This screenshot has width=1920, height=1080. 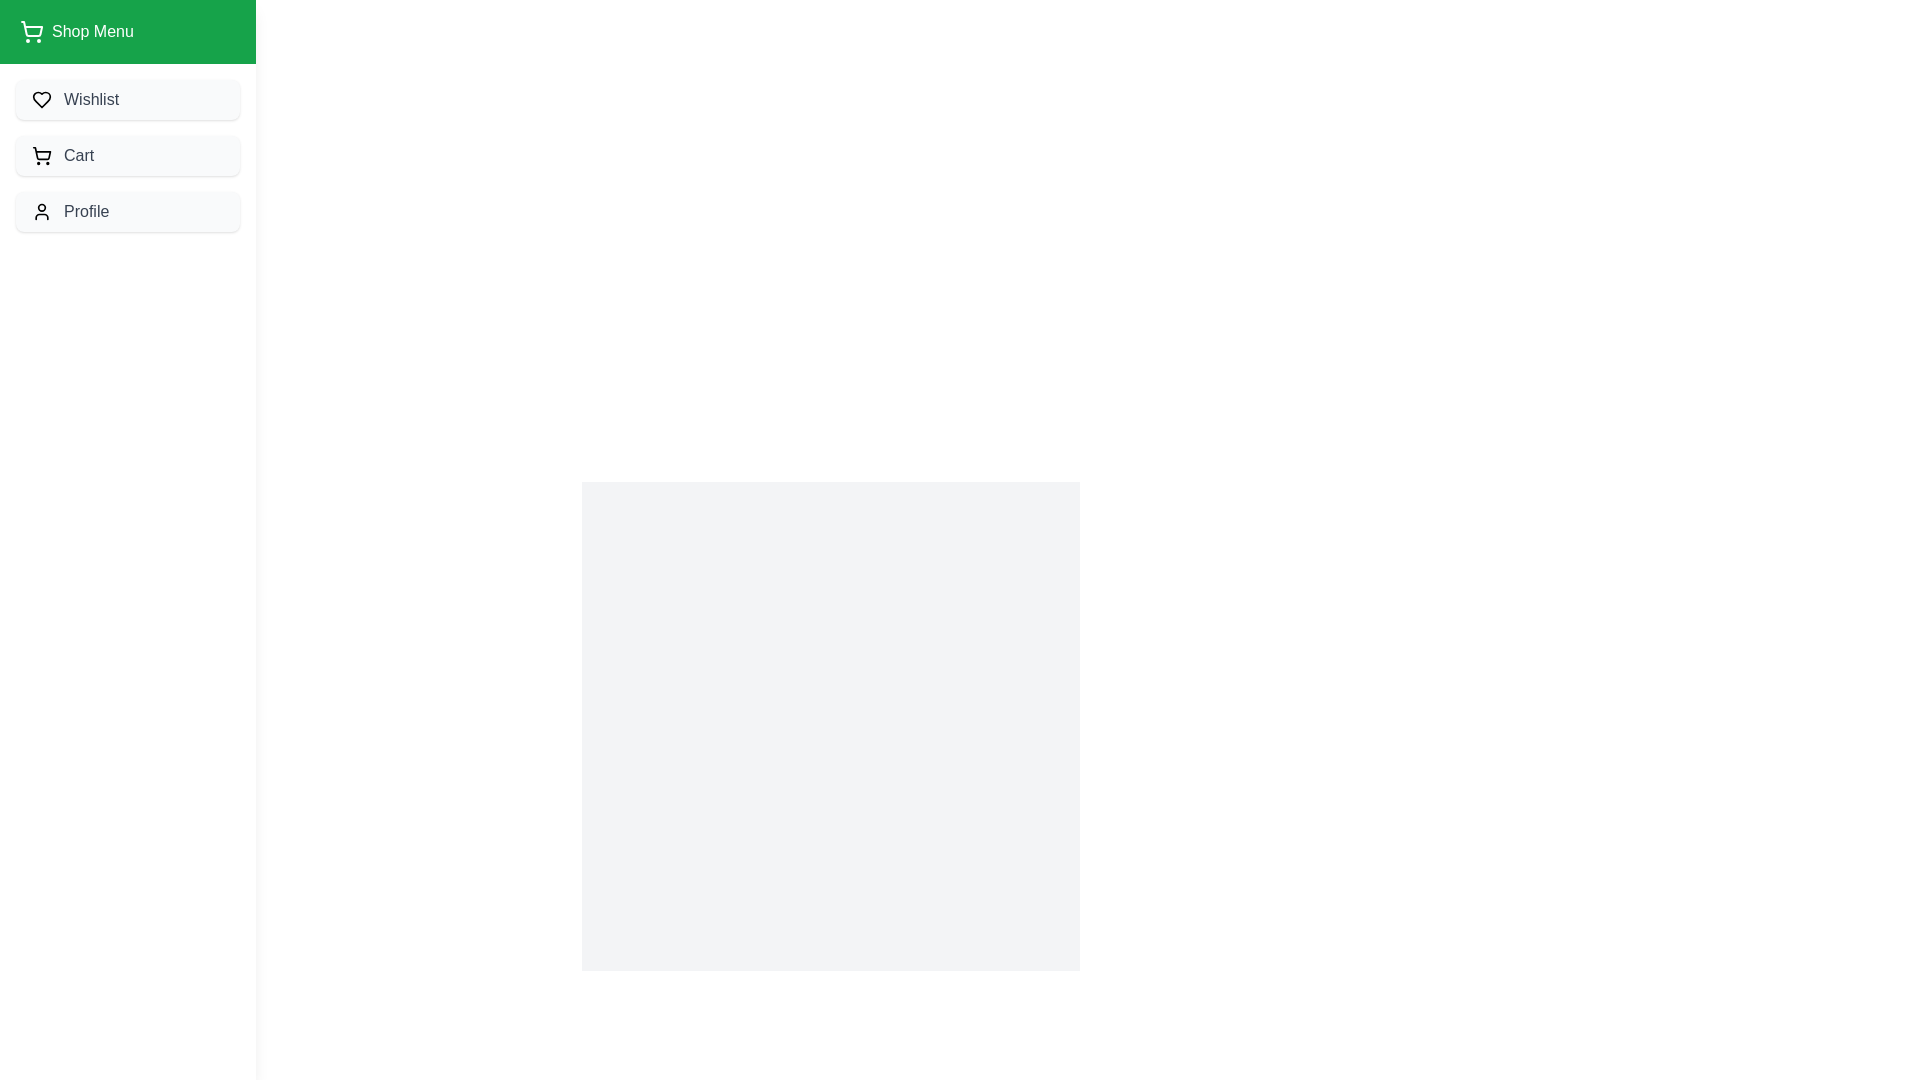 What do you see at coordinates (127, 212) in the screenshot?
I see `the navigation drawer item Profile` at bounding box center [127, 212].